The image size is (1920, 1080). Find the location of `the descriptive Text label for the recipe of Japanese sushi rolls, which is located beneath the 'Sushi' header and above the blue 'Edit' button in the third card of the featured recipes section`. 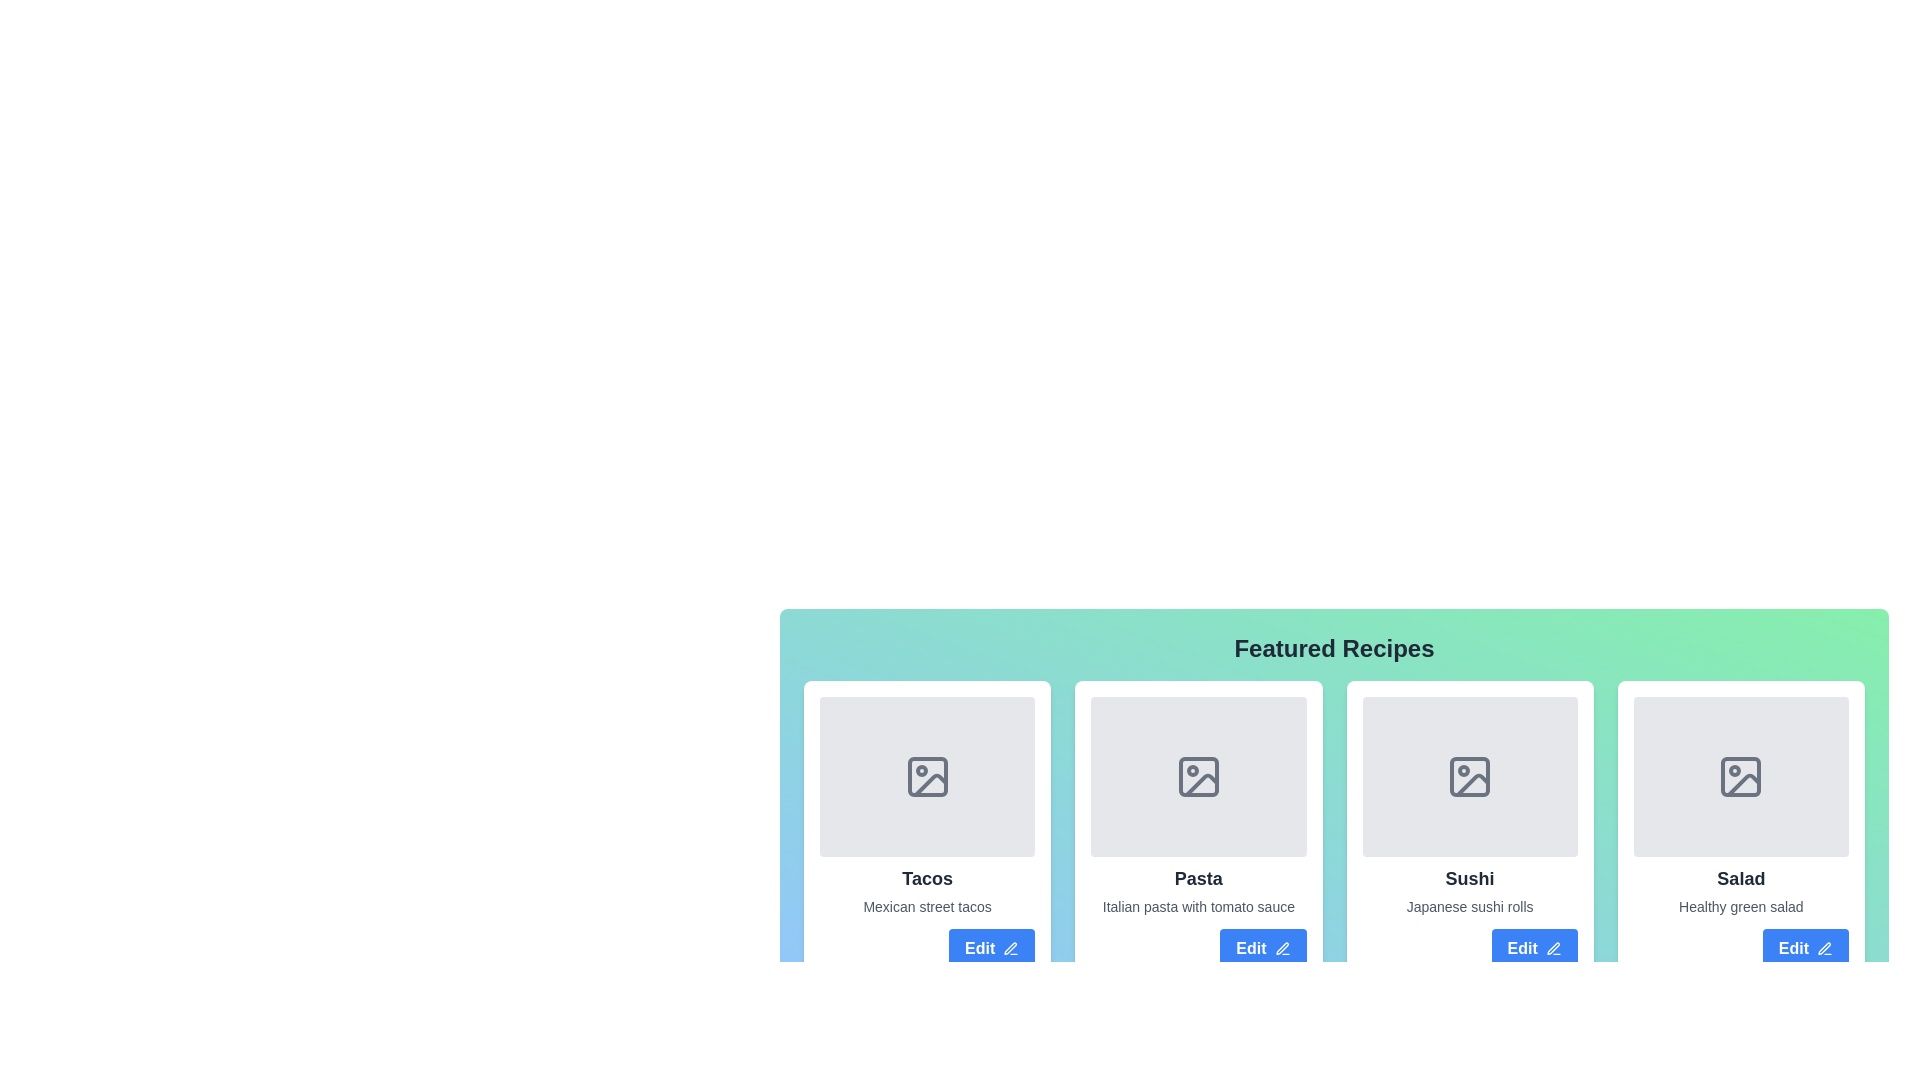

the descriptive Text label for the recipe of Japanese sushi rolls, which is located beneath the 'Sushi' header and above the blue 'Edit' button in the third card of the featured recipes section is located at coordinates (1470, 906).